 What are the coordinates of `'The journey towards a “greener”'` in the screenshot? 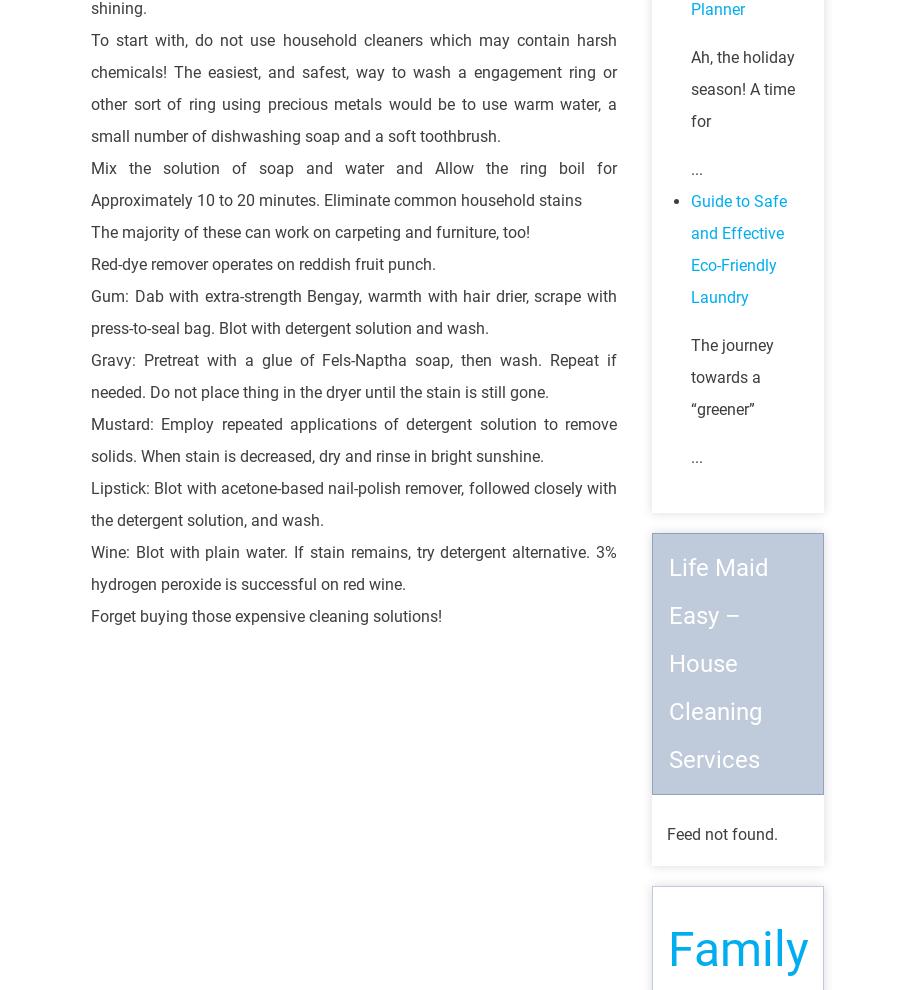 It's located at (731, 377).